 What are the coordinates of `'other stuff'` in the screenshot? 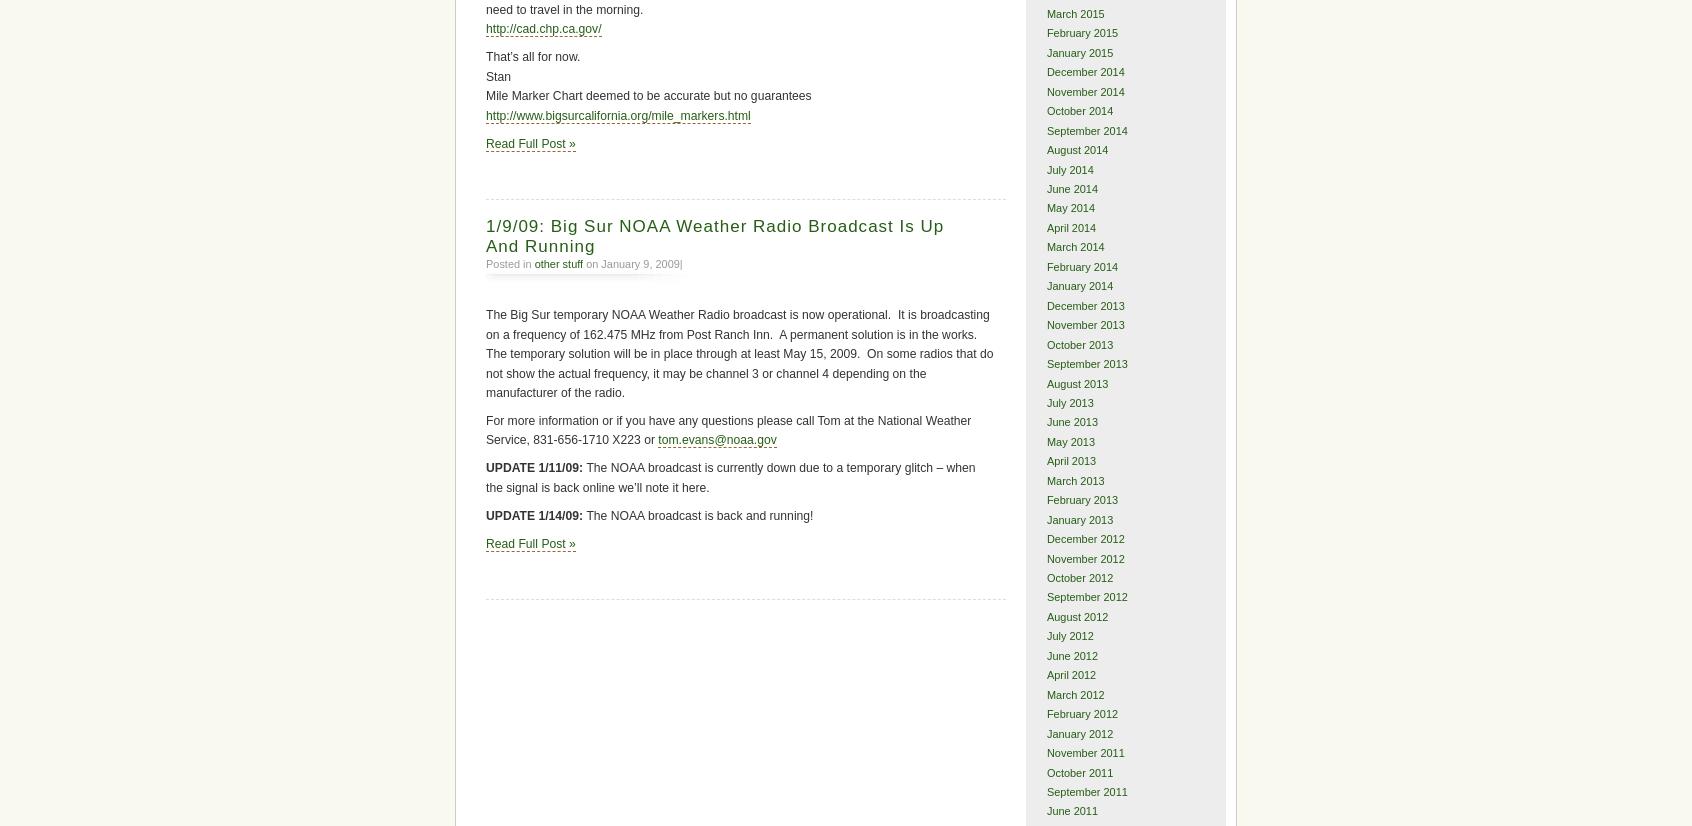 It's located at (558, 263).